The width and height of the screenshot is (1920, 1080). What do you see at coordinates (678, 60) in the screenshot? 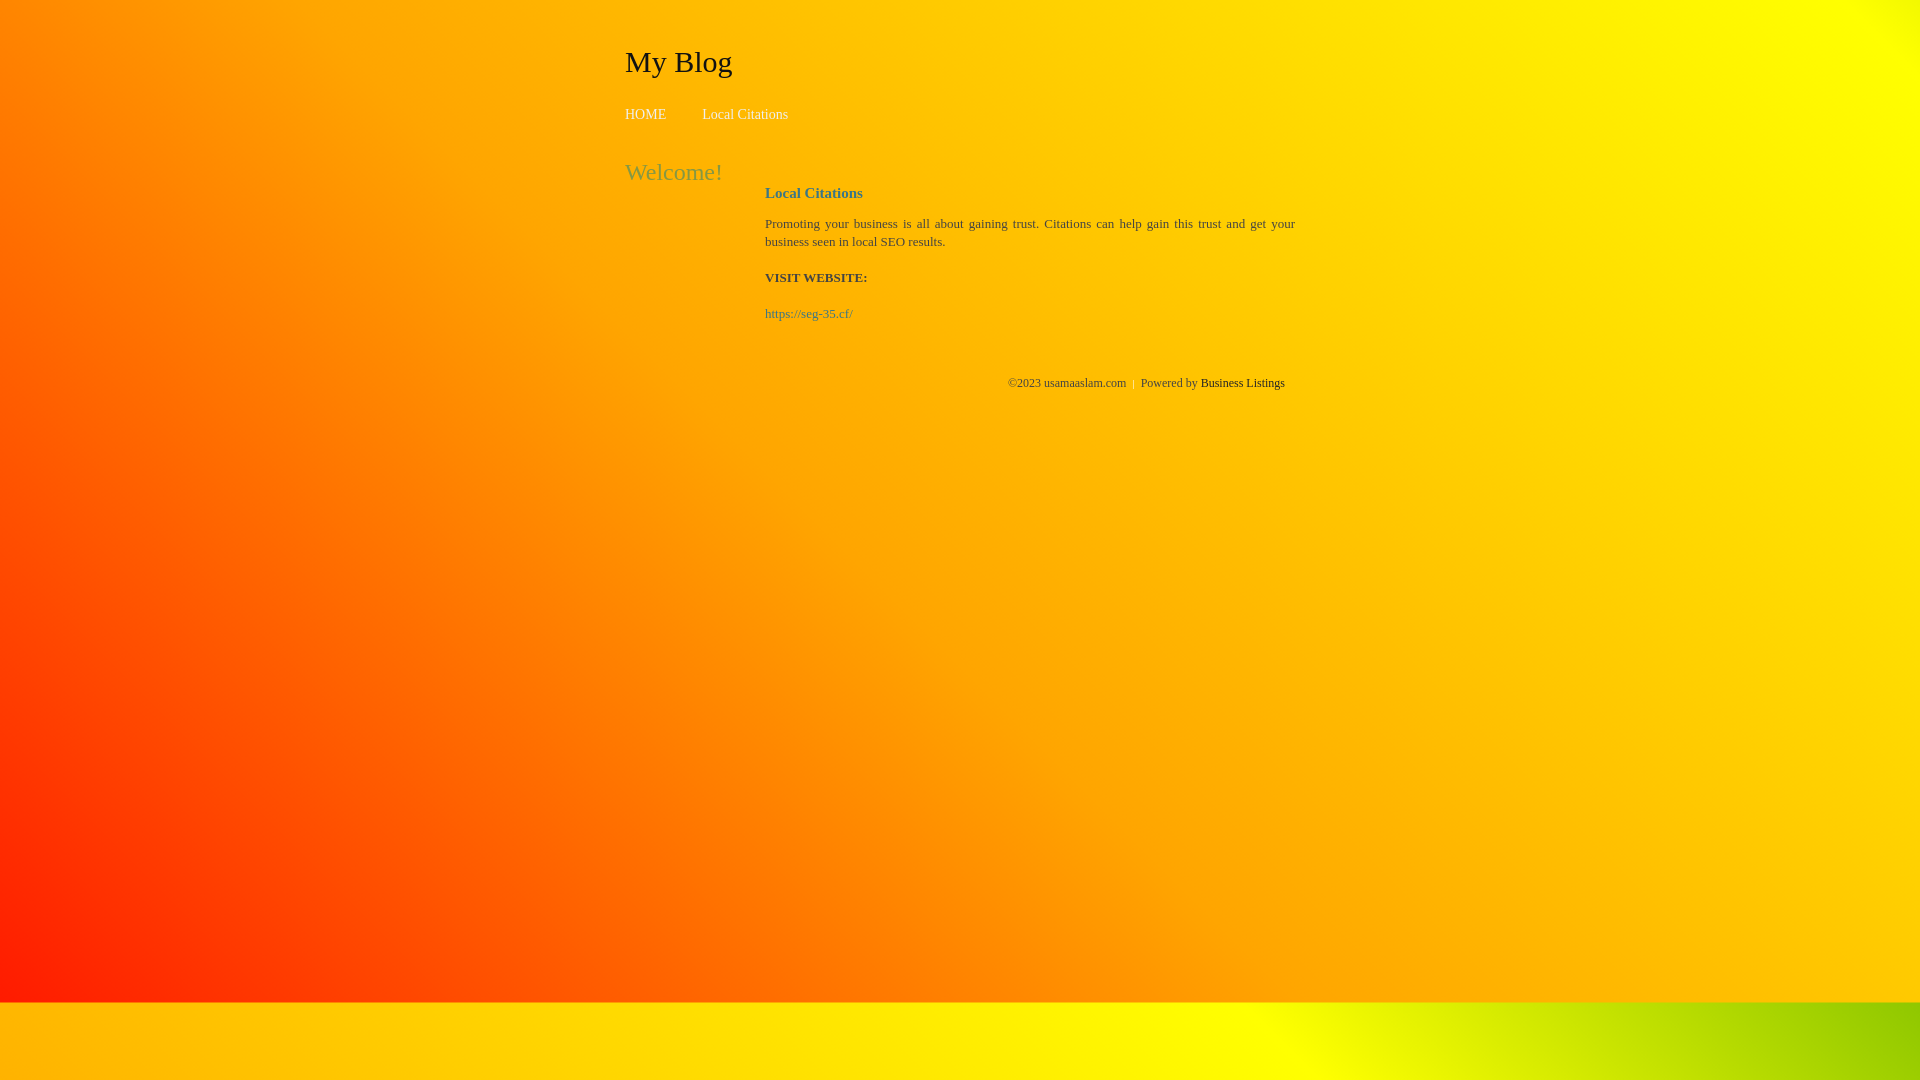
I see `'My Blog'` at bounding box center [678, 60].